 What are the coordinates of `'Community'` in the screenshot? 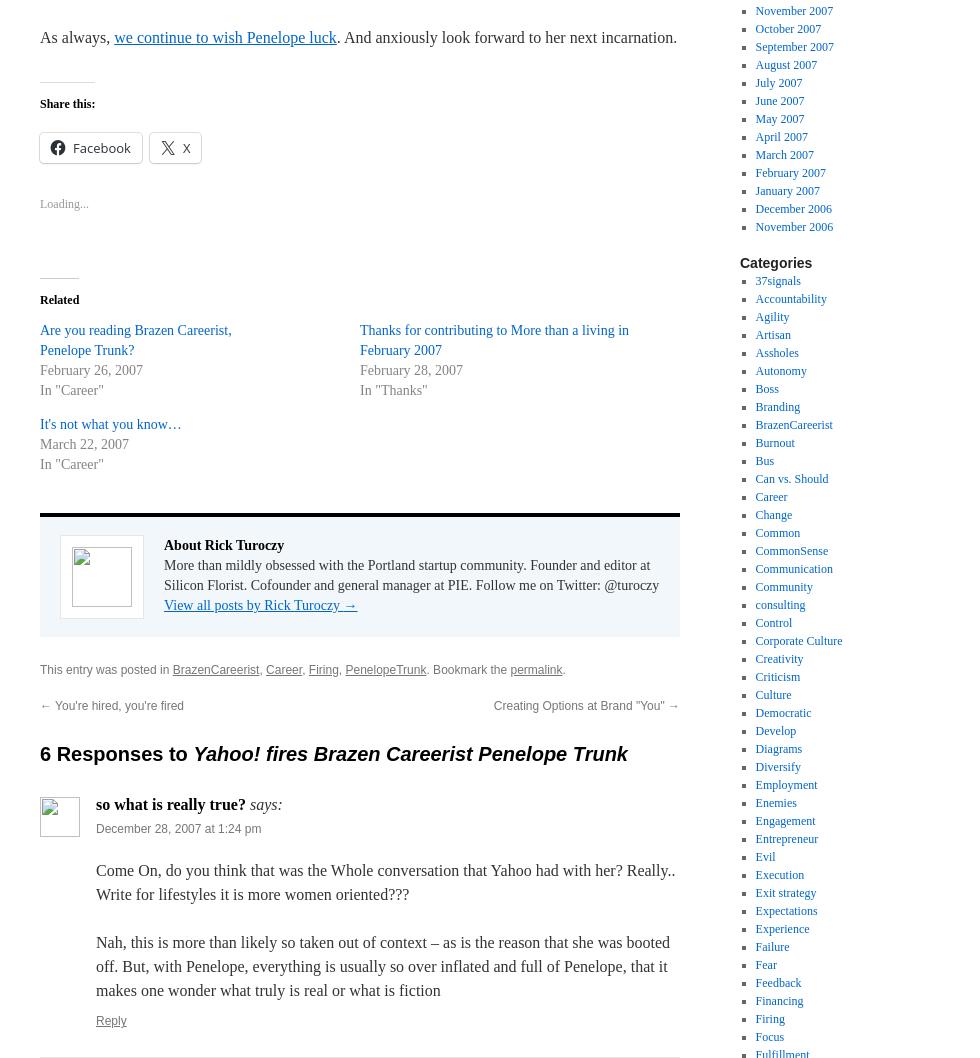 It's located at (754, 586).